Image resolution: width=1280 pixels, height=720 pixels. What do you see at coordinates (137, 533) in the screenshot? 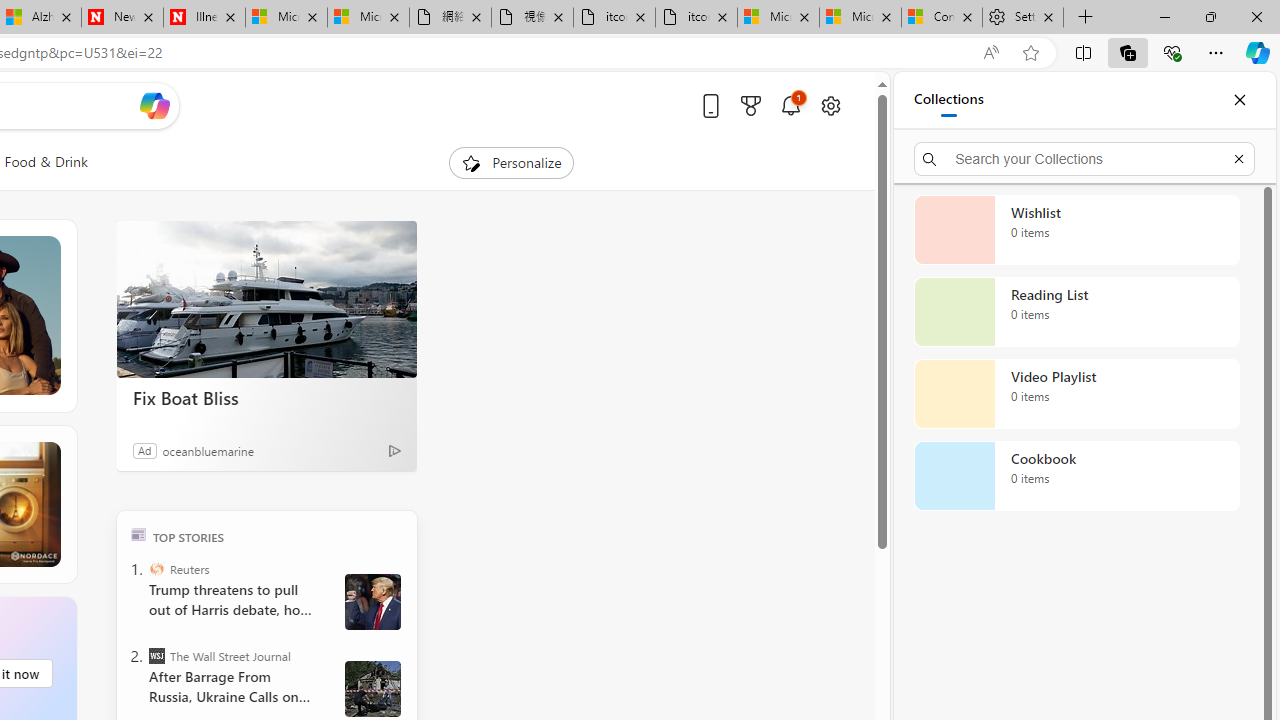
I see `'TOP'` at bounding box center [137, 533].